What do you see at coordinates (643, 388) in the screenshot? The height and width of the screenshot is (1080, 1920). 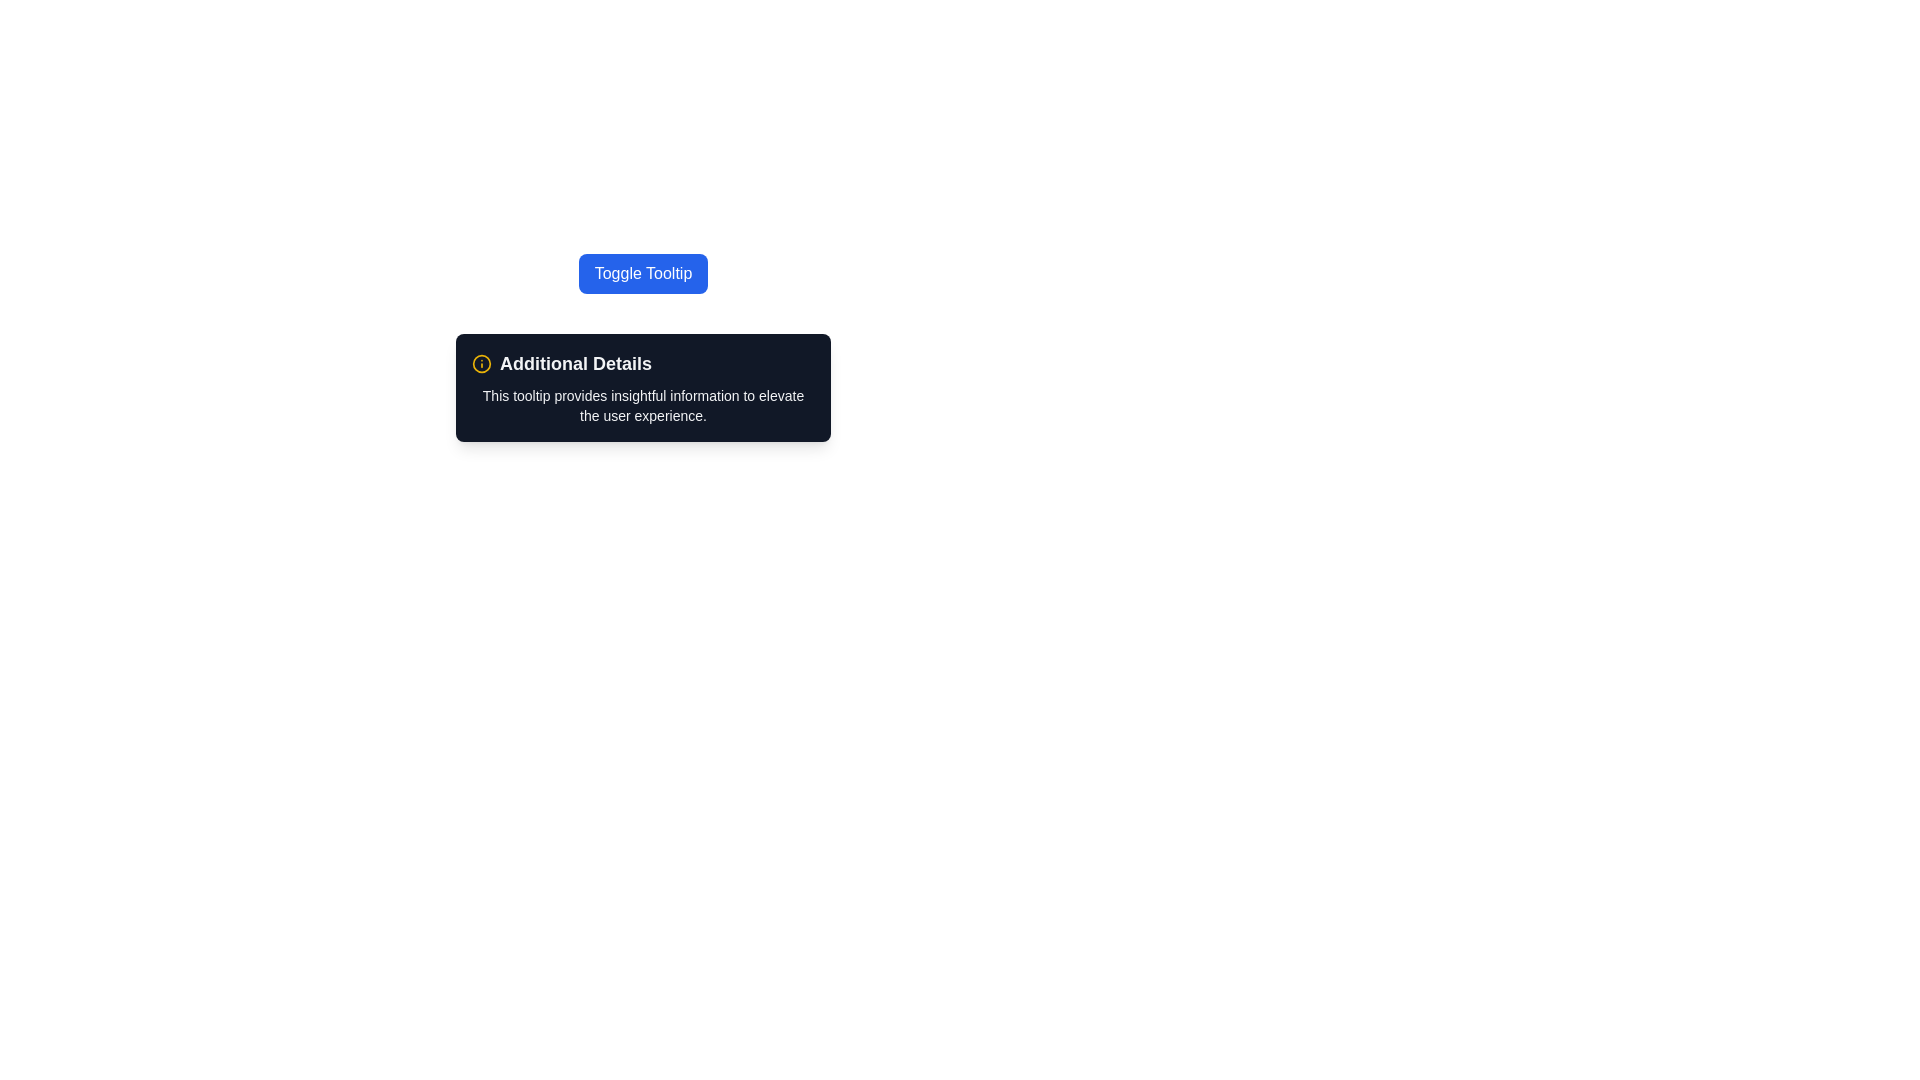 I see `information displayed in the tooltip that appears below the 'Toggle Tooltip' button` at bounding box center [643, 388].